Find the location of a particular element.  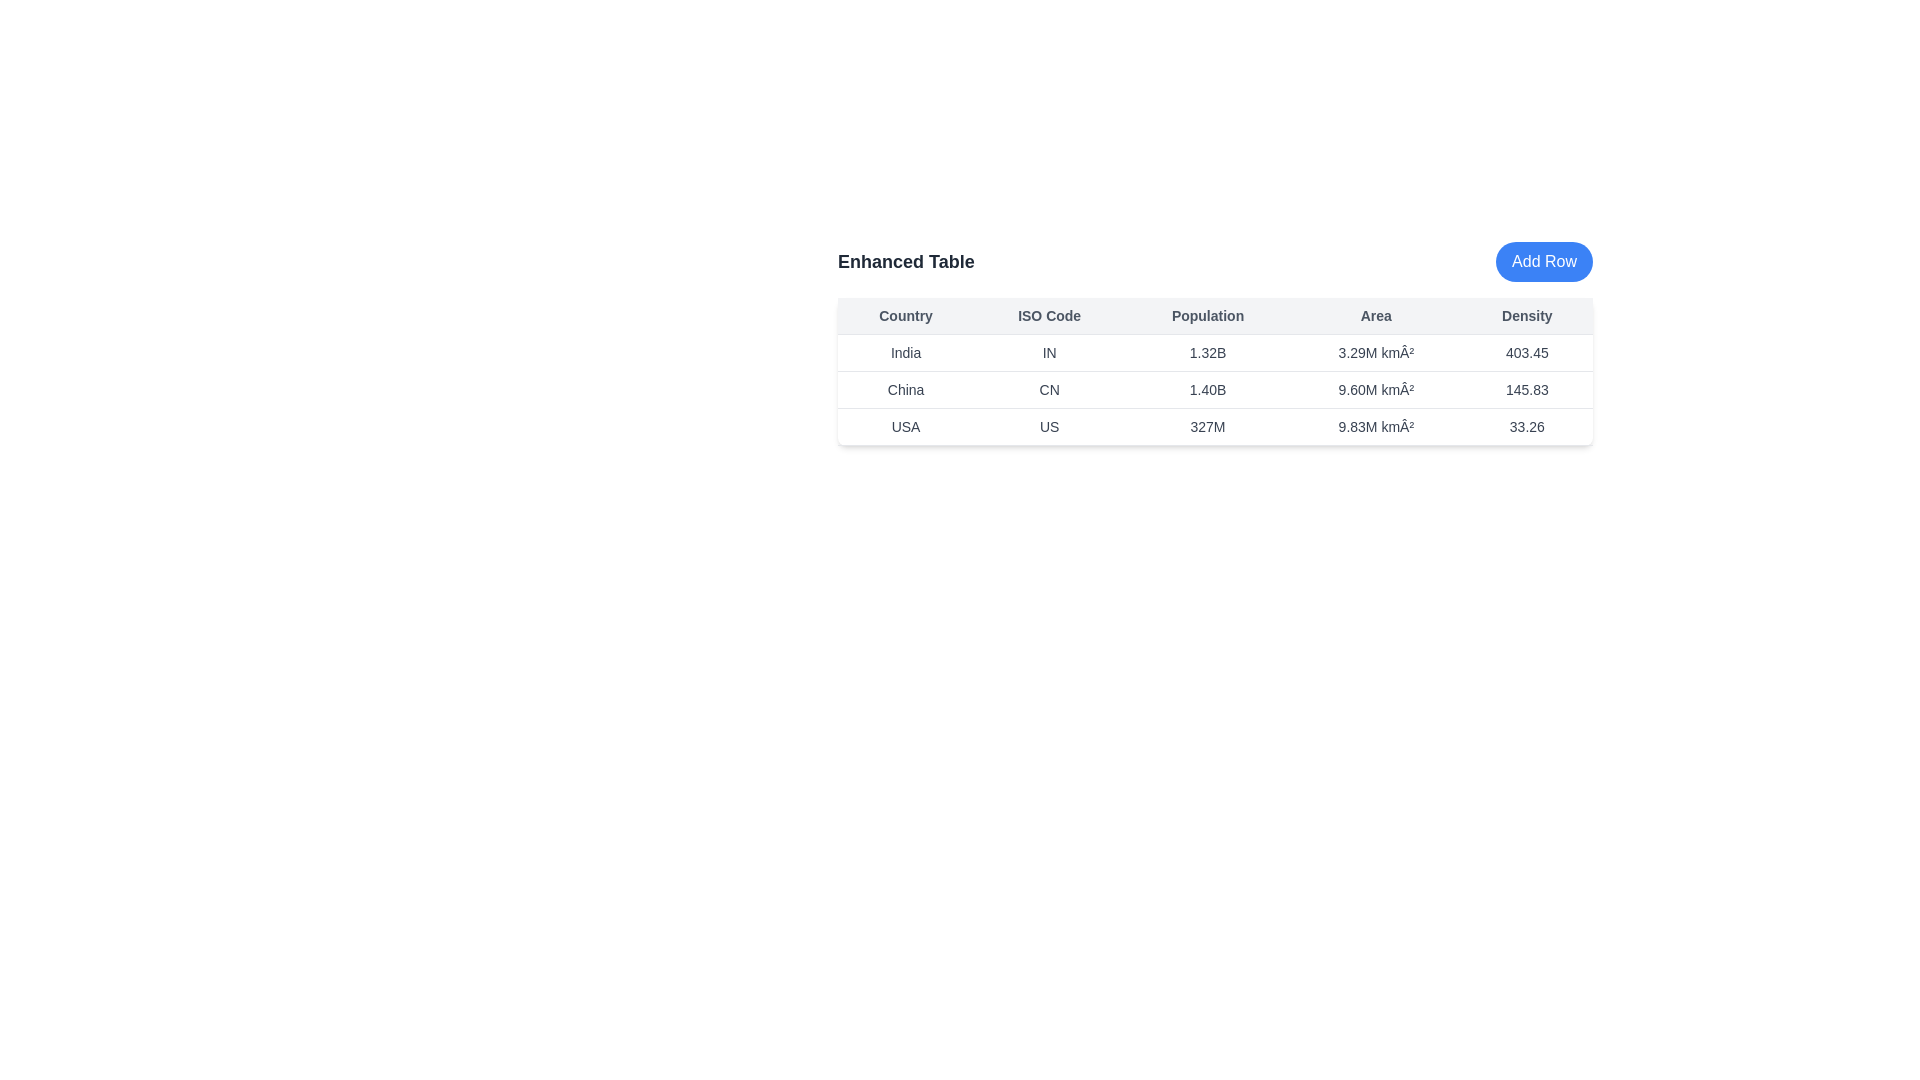

the Table Header Row containing column labels 'Country,' 'ISO Code,' 'Population,' 'Area,' and 'Density' is located at coordinates (1214, 315).